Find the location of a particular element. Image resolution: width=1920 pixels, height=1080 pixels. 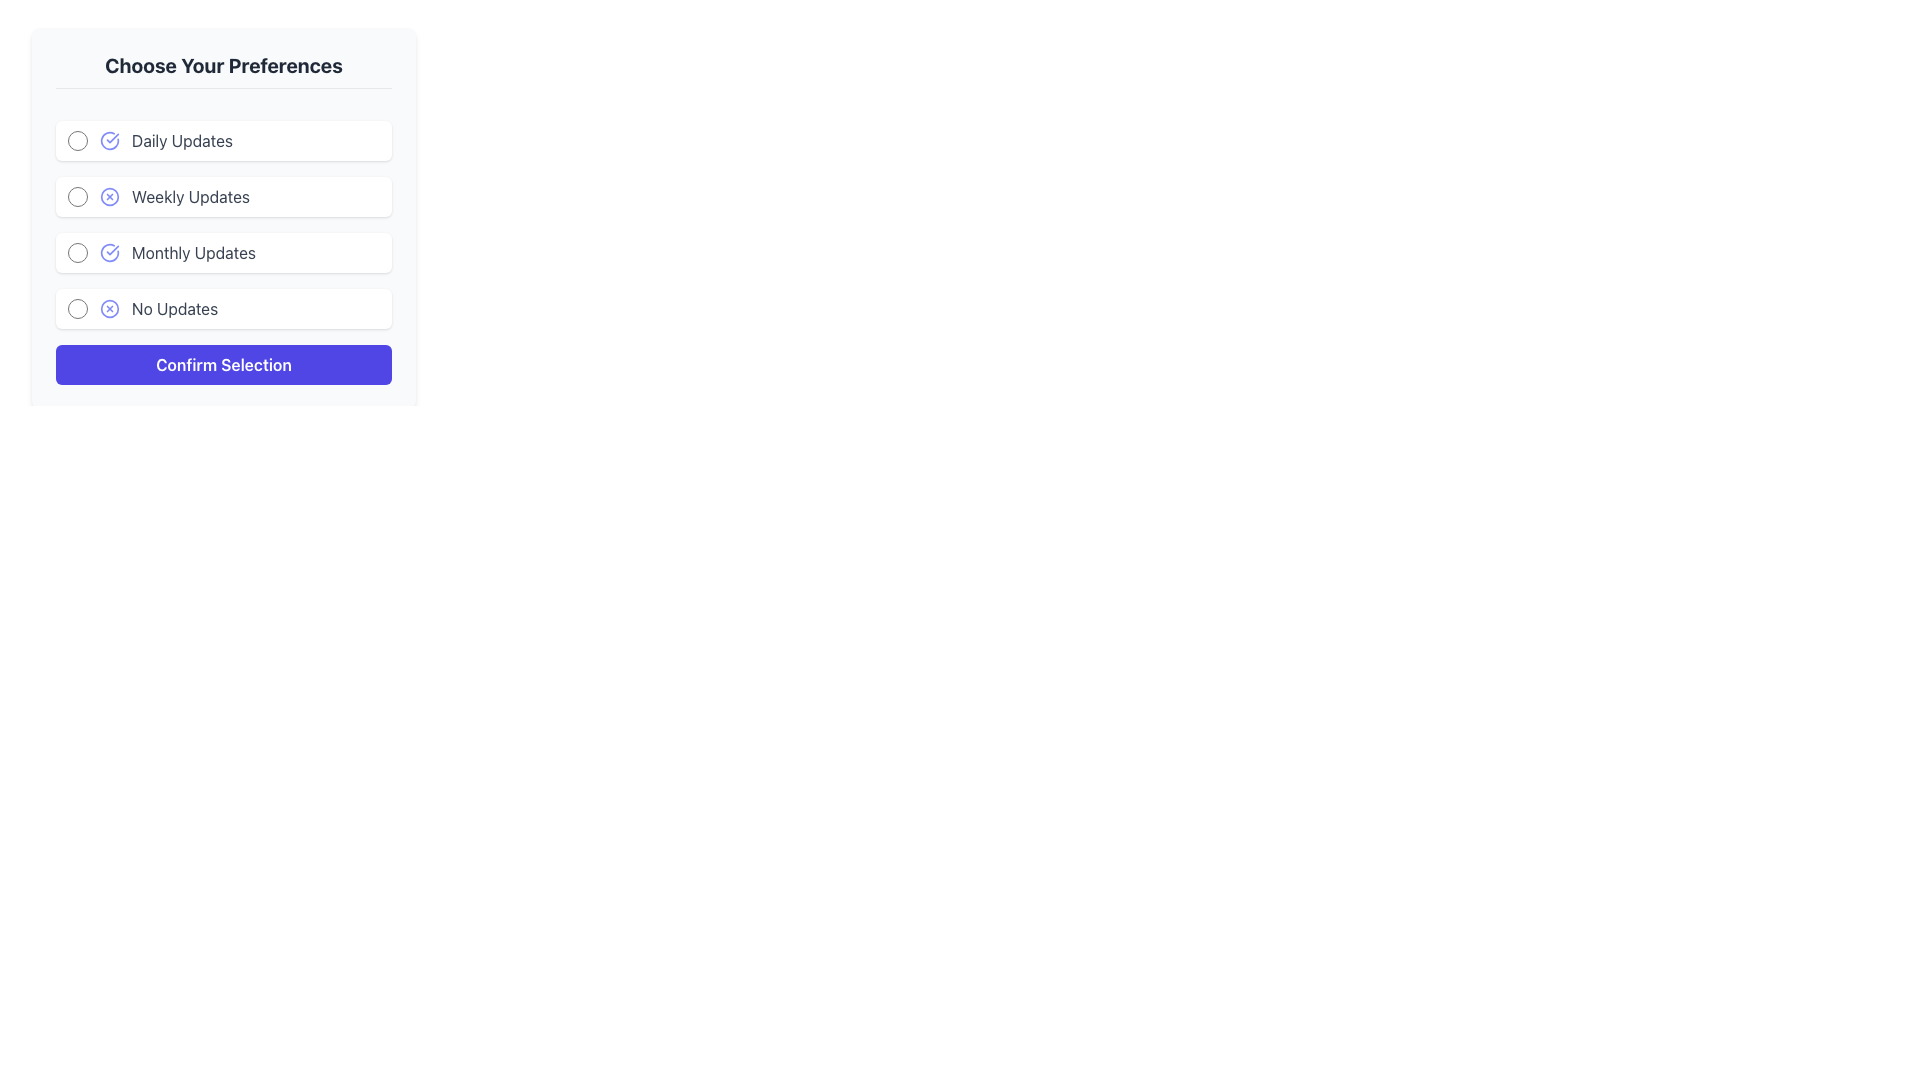

the unselected indigo radio button styled with the 'form-radio' class located next to the 'Monthly Updates' label in the 'Choose Your Preferences' section is located at coordinates (77, 252).